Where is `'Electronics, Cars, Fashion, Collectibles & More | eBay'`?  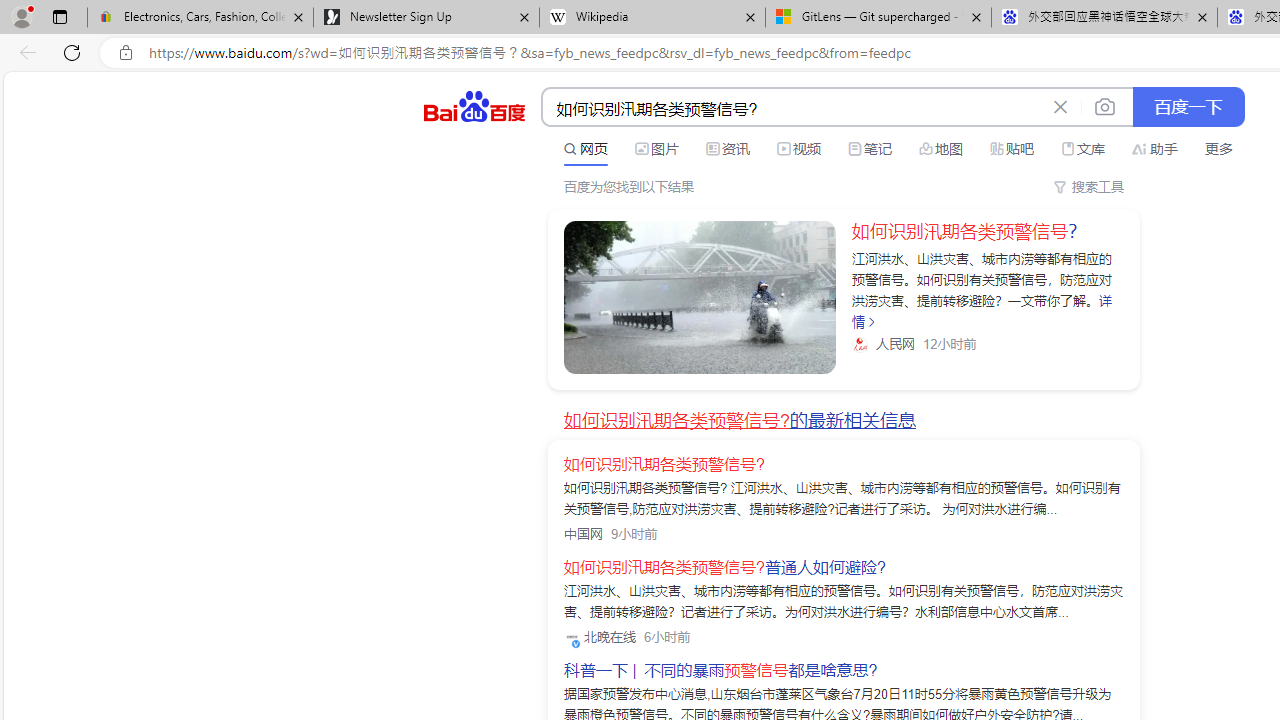 'Electronics, Cars, Fashion, Collectibles & More | eBay' is located at coordinates (200, 17).